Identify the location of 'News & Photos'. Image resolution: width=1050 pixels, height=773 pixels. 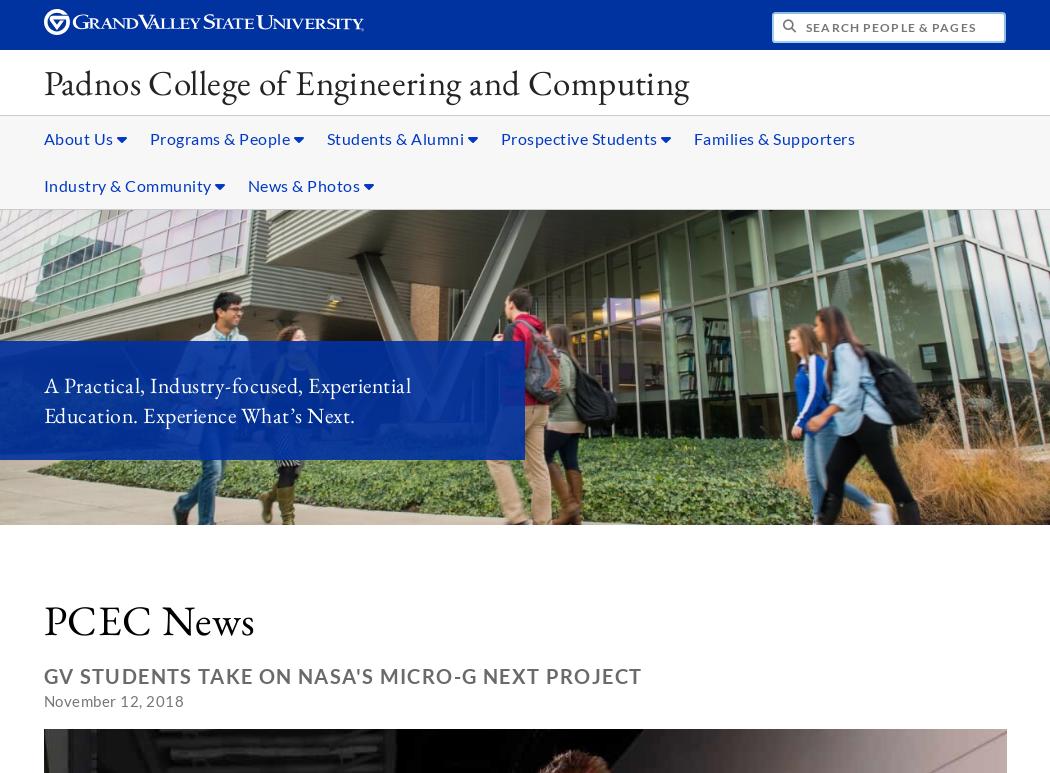
(305, 183).